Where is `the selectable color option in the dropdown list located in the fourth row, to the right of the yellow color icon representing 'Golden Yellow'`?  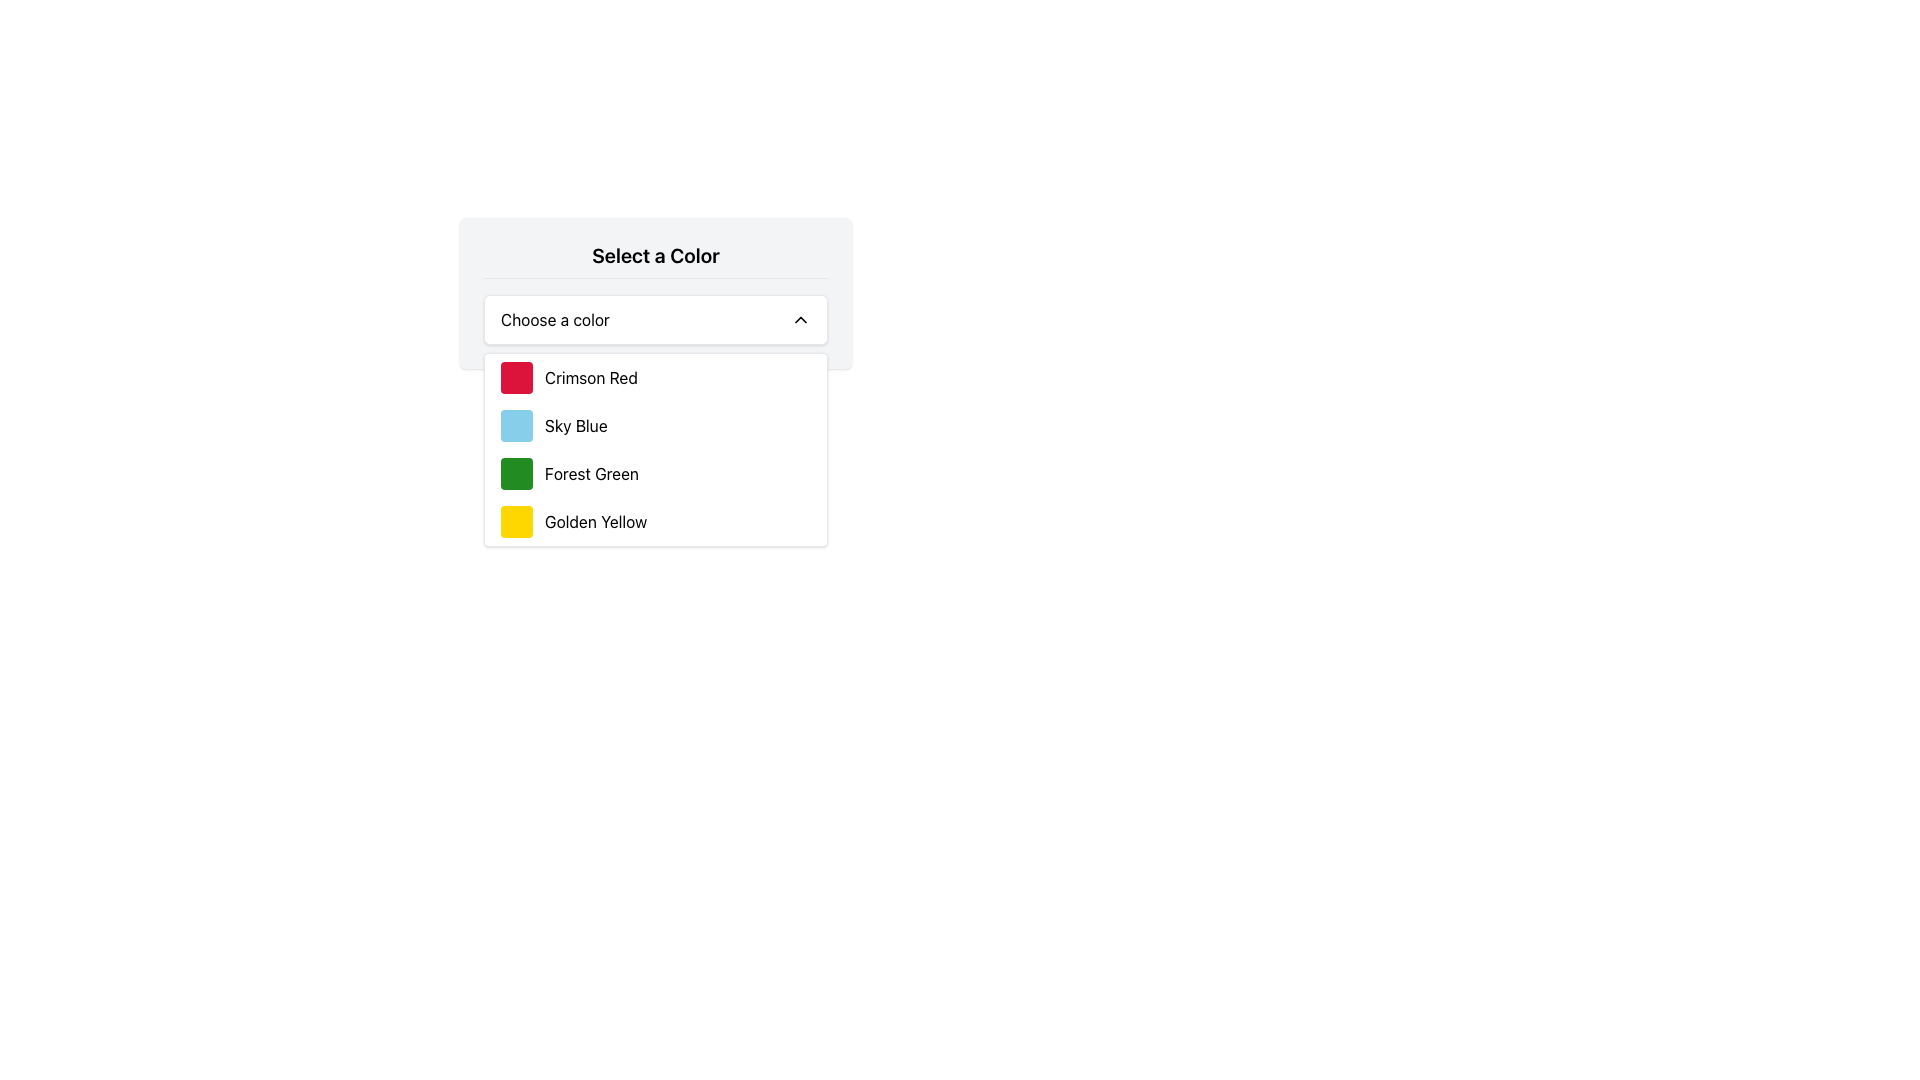 the selectable color option in the dropdown list located in the fourth row, to the right of the yellow color icon representing 'Golden Yellow' is located at coordinates (594, 520).